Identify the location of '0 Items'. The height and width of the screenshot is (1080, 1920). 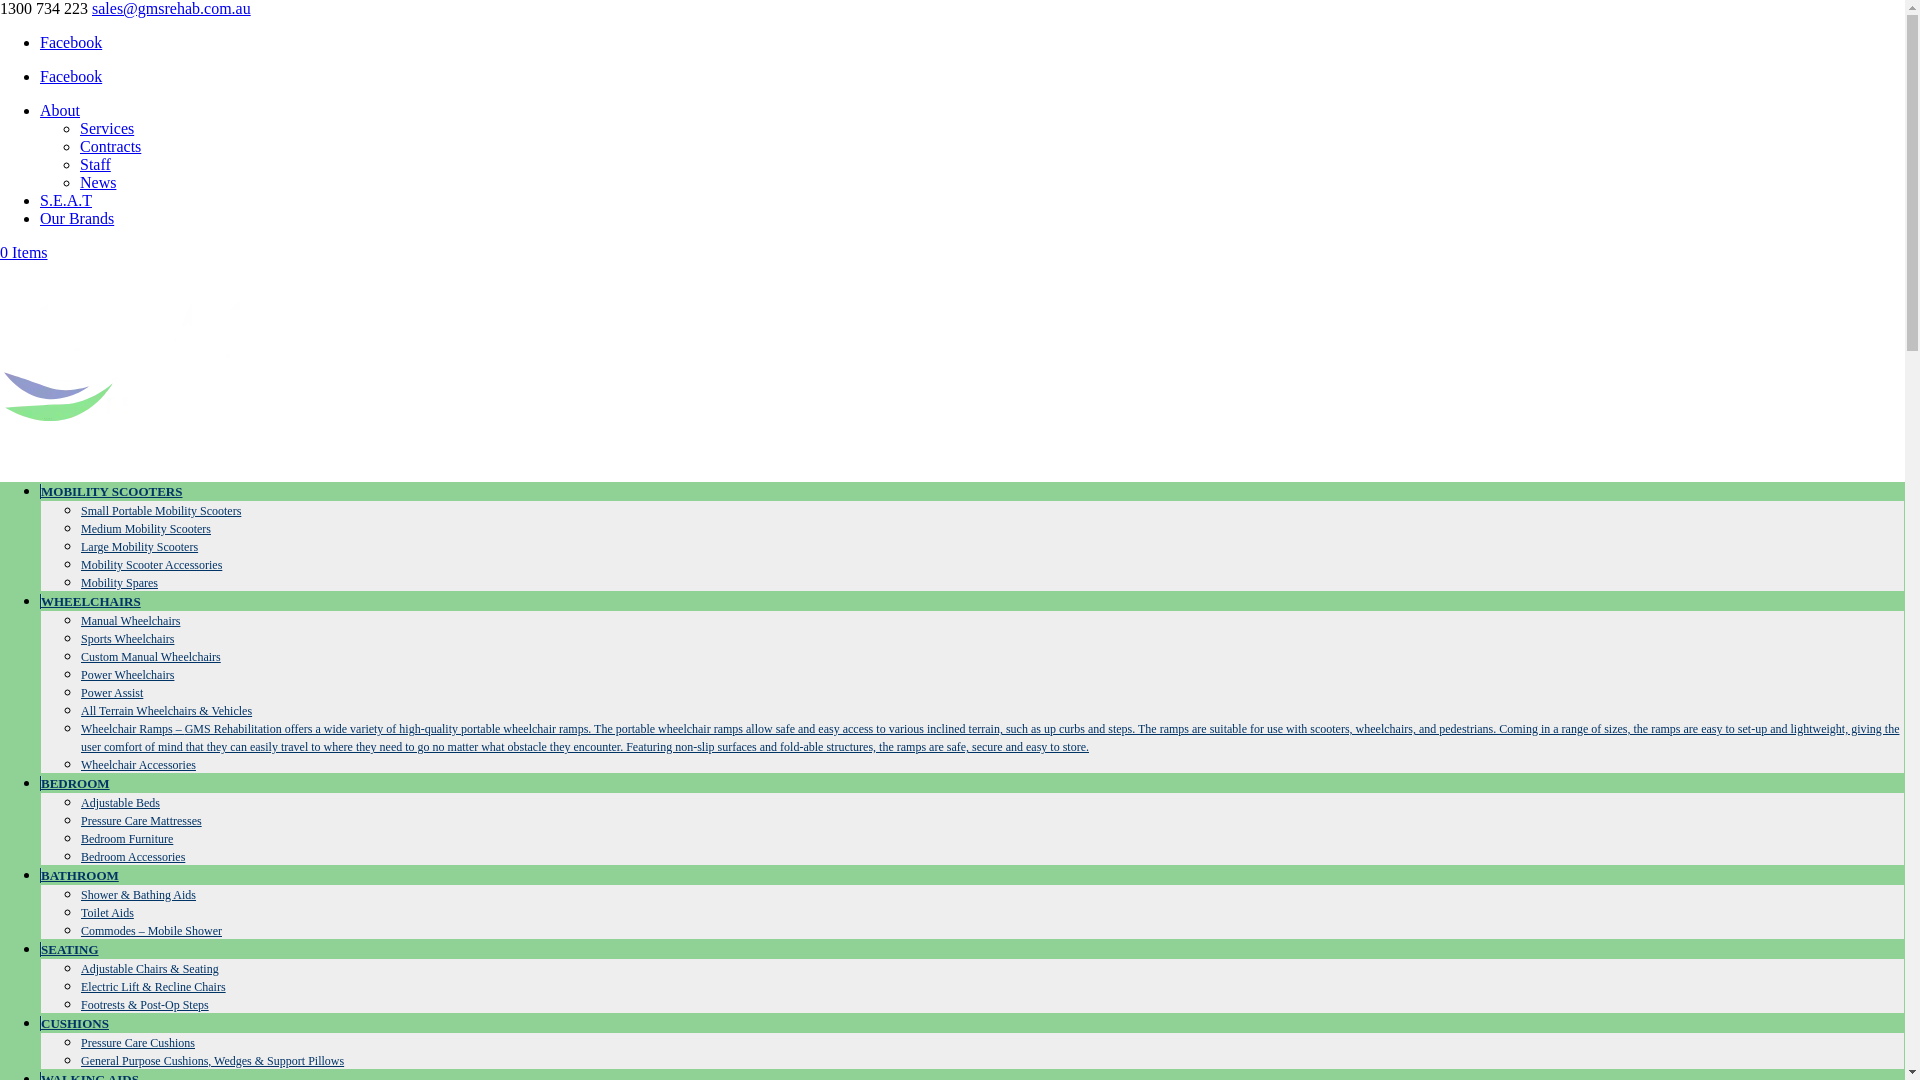
(24, 251).